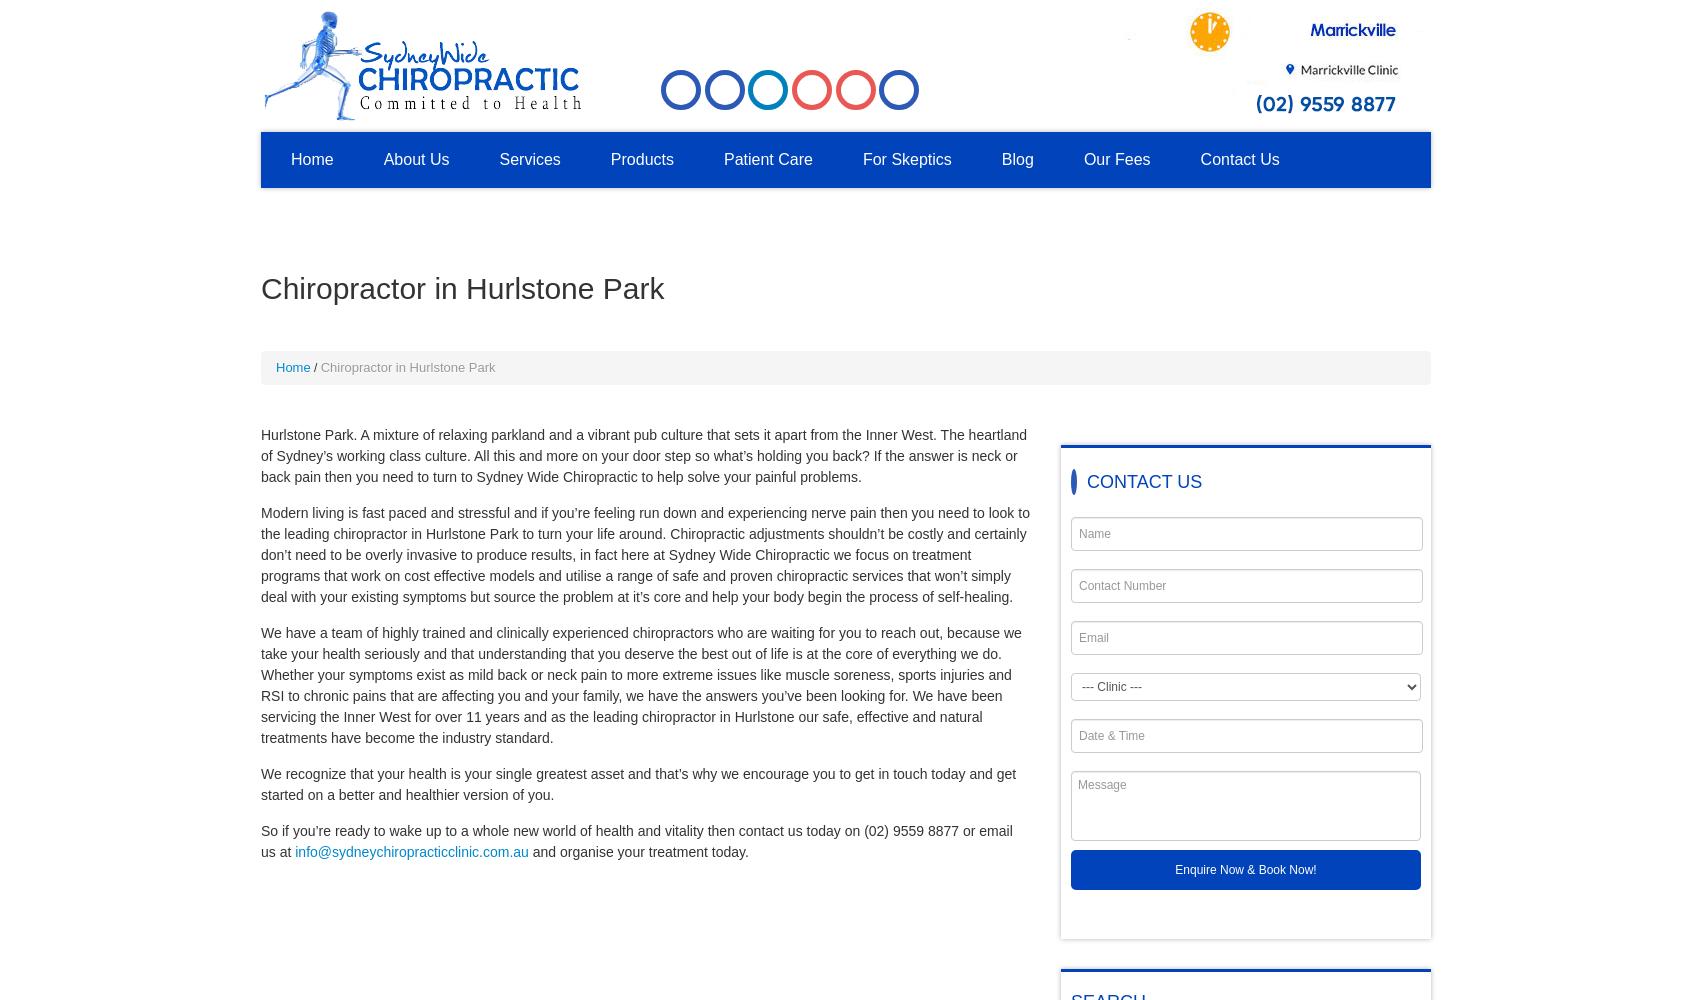 The height and width of the screenshot is (1000, 1692). What do you see at coordinates (636, 840) in the screenshot?
I see `'So if you’re ready to wake up to a whole new world of health and vitality then contact us today on (02) 9559 8877 or email us at'` at bounding box center [636, 840].